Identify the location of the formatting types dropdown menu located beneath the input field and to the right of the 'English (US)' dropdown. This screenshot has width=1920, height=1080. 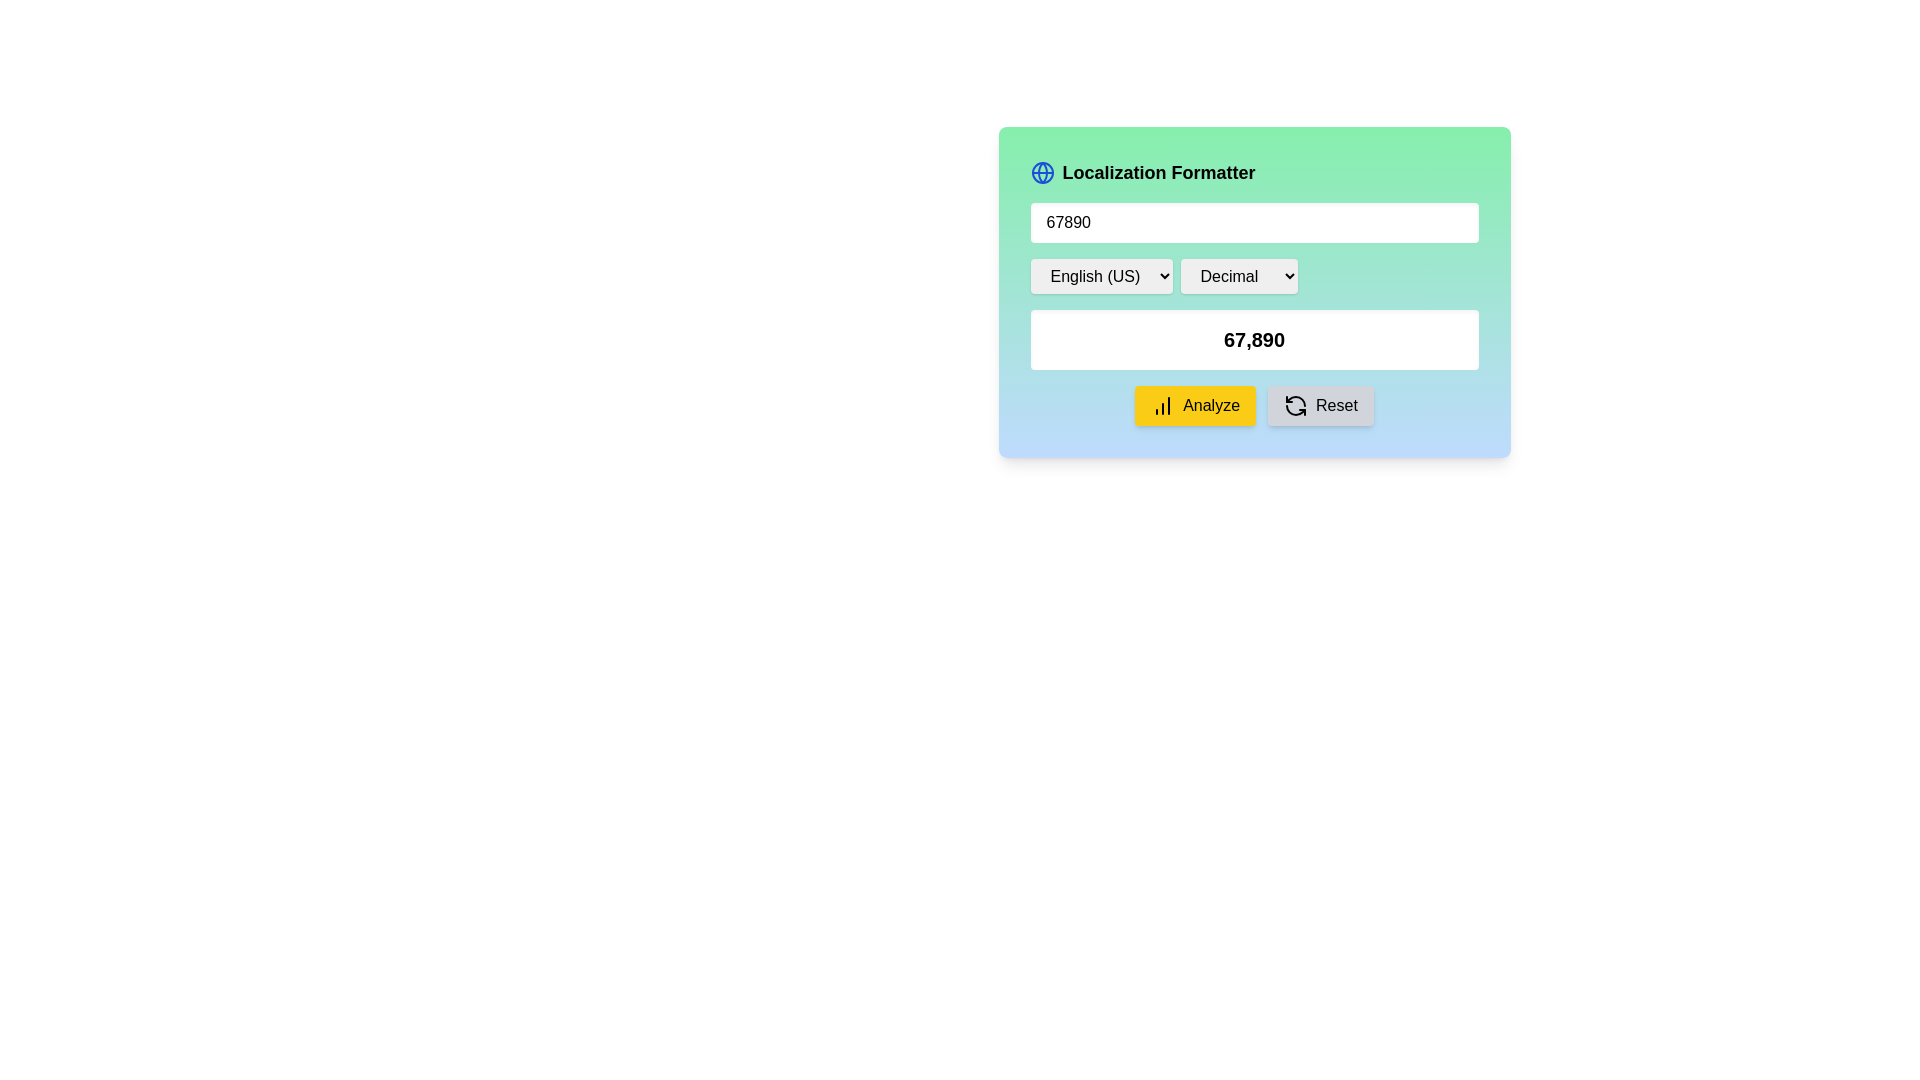
(1253, 292).